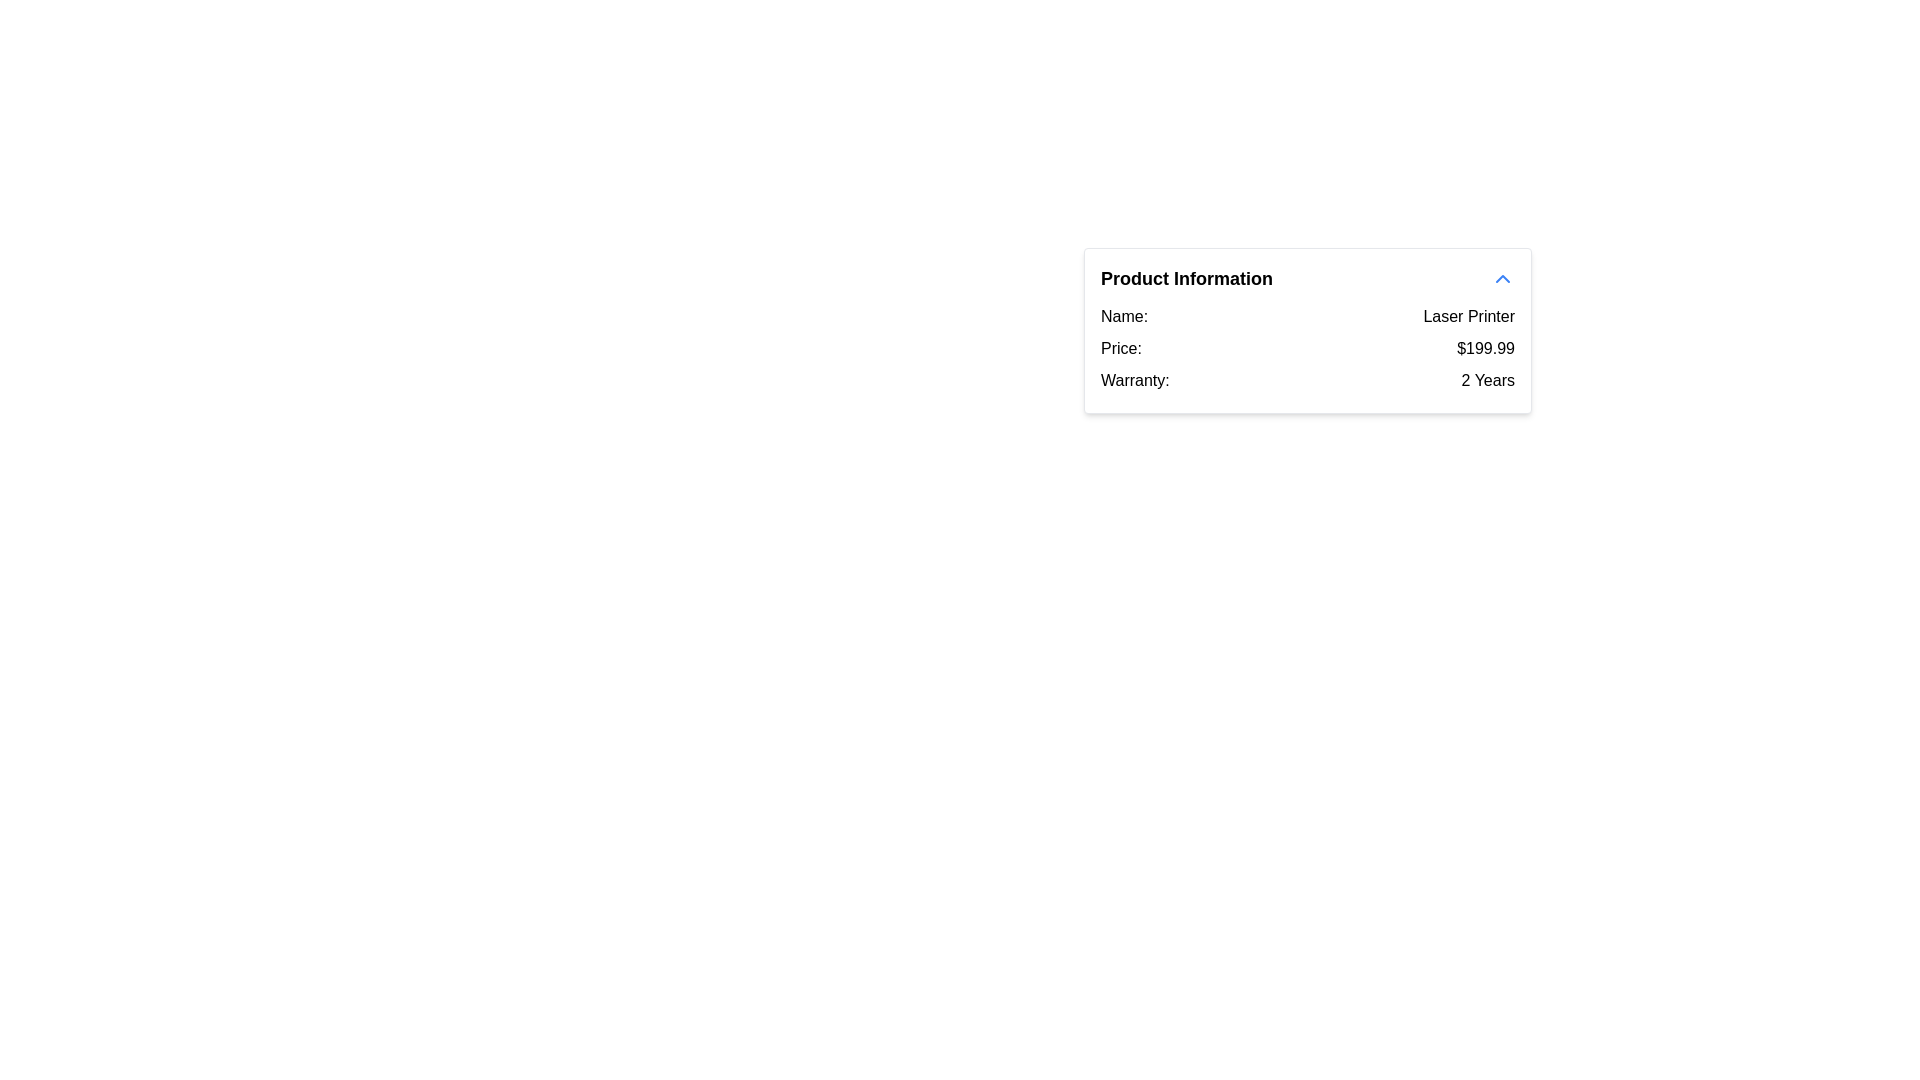  I want to click on the Static Text Label displaying 'Price:' which is positioned to the left of the price value '$199.99' in the product information widget, so click(1121, 347).